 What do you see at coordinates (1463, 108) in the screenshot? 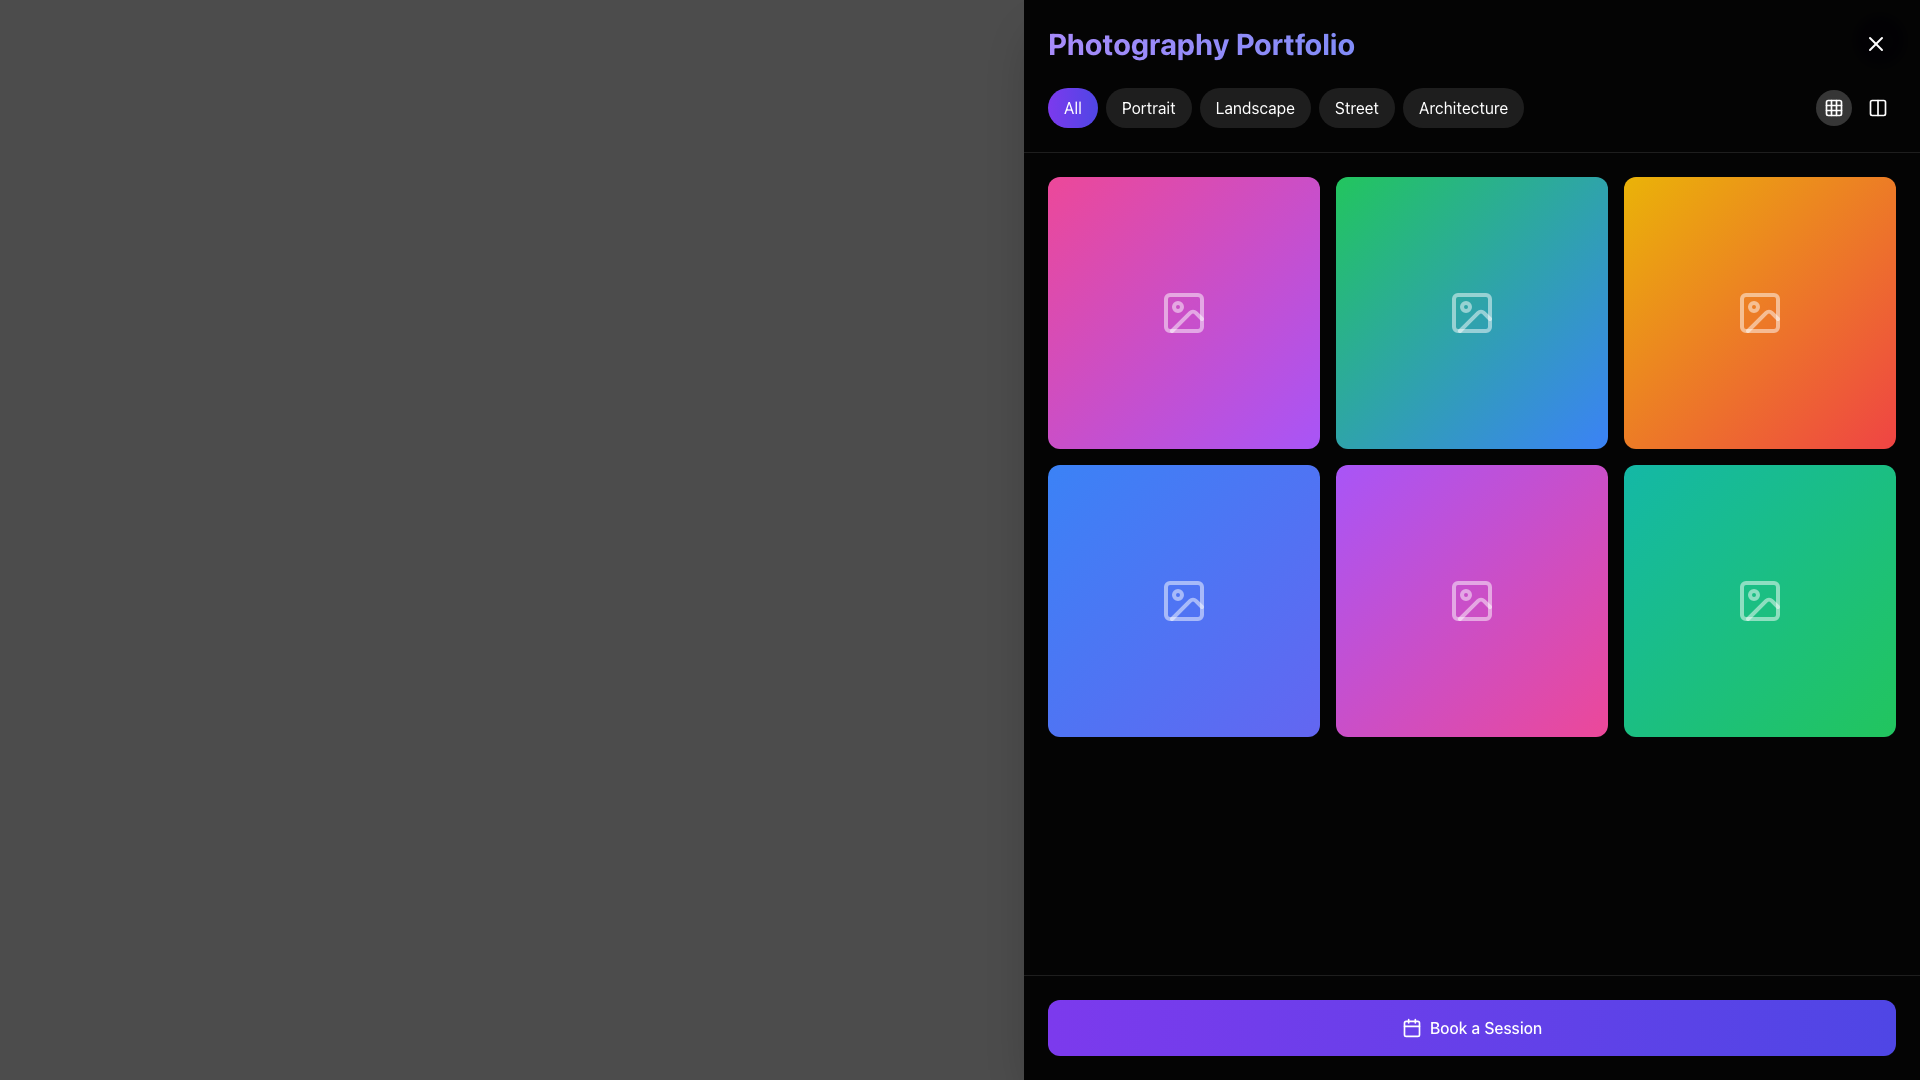
I see `the rightmost button labeled 'Architecture' with white text` at bounding box center [1463, 108].